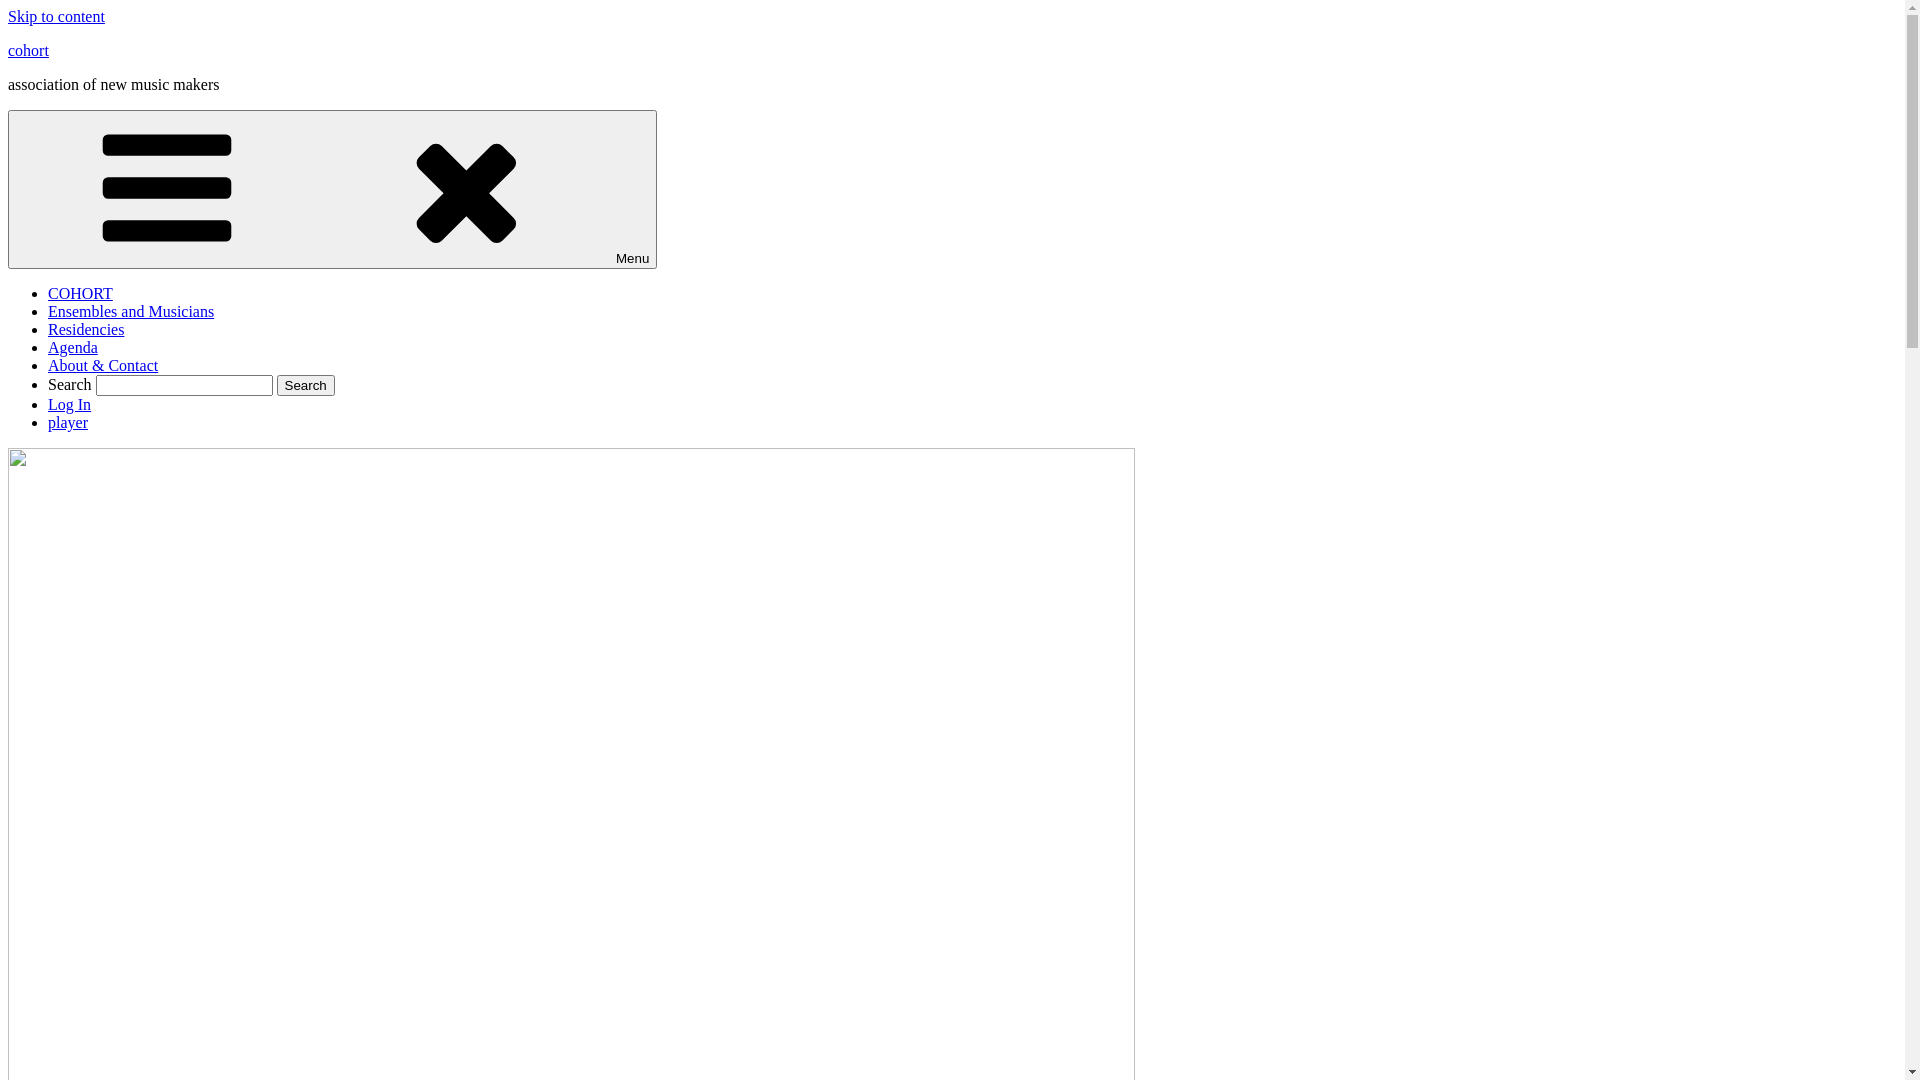 This screenshot has height=1080, width=1920. Describe the element at coordinates (67, 421) in the screenshot. I see `'player'` at that location.